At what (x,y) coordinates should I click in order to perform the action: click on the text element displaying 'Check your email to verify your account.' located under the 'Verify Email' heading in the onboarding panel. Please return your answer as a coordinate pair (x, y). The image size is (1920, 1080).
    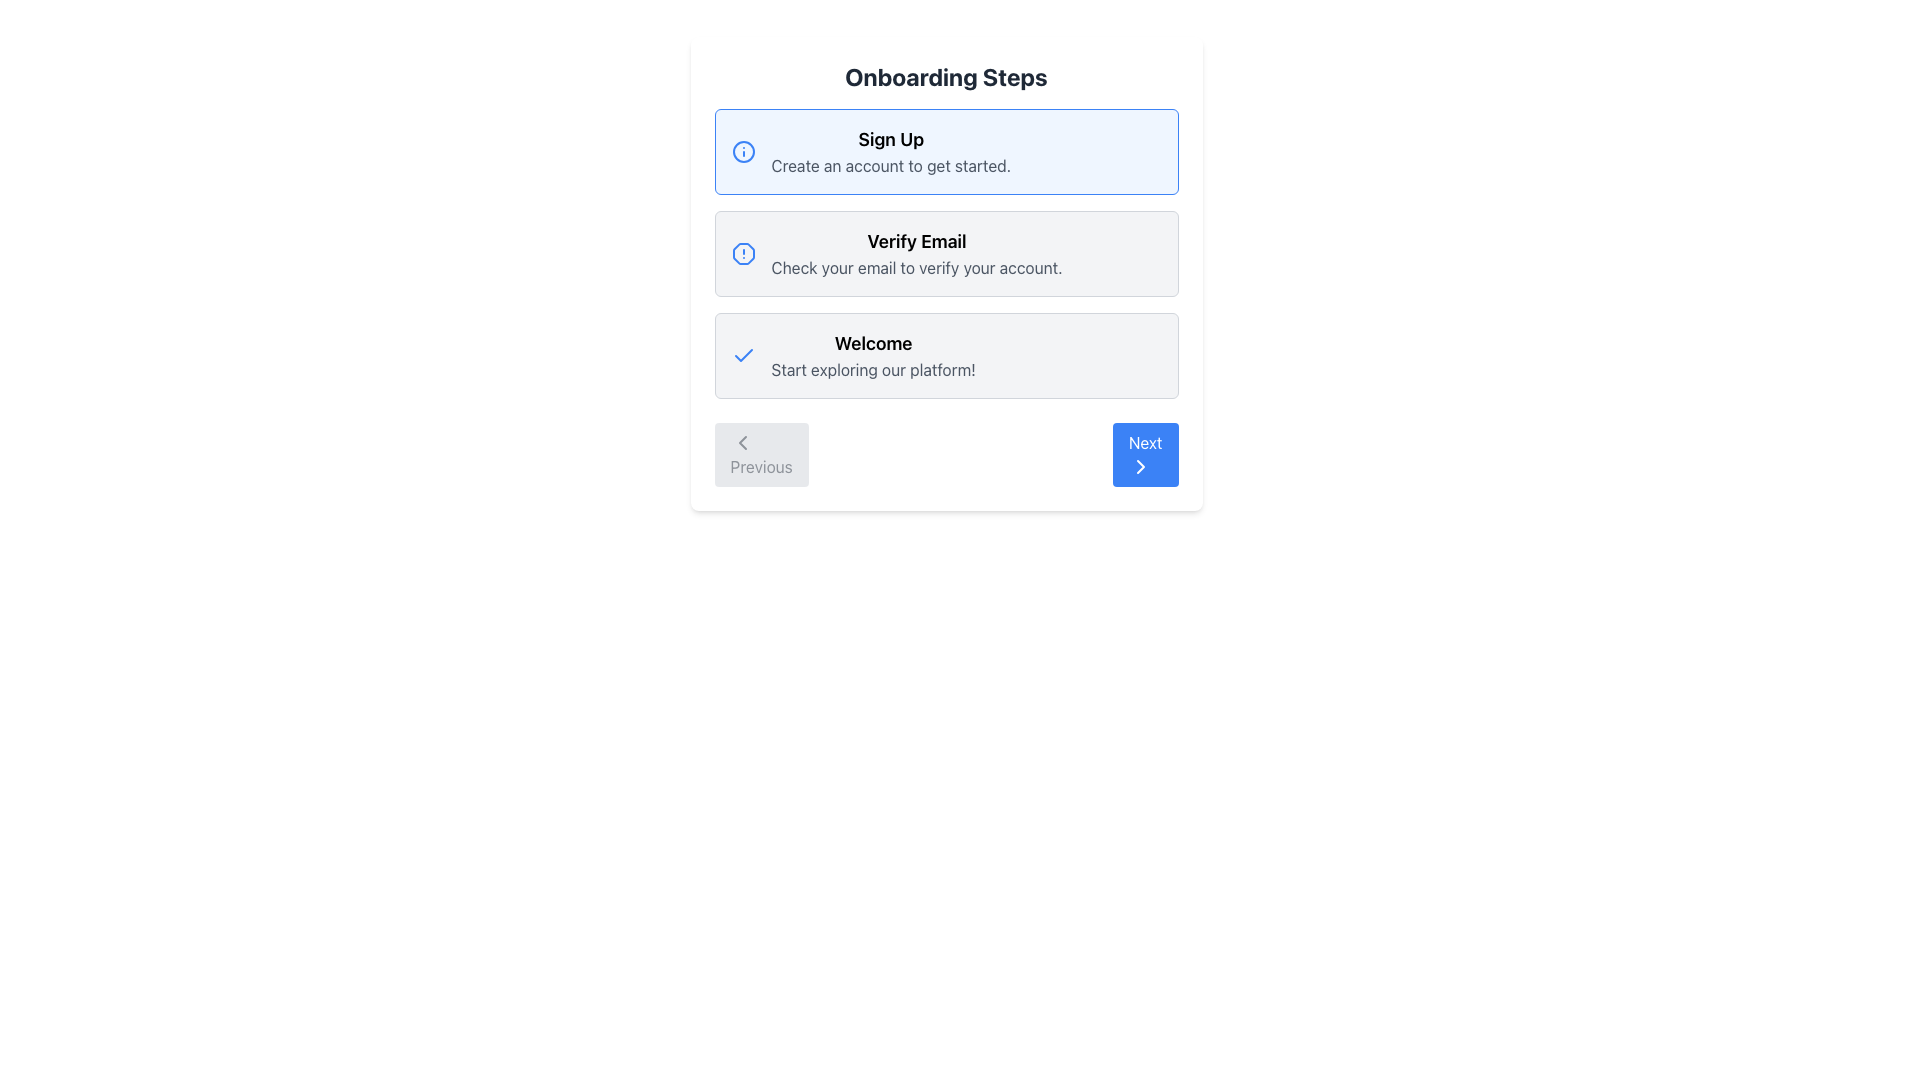
    Looking at the image, I should click on (915, 266).